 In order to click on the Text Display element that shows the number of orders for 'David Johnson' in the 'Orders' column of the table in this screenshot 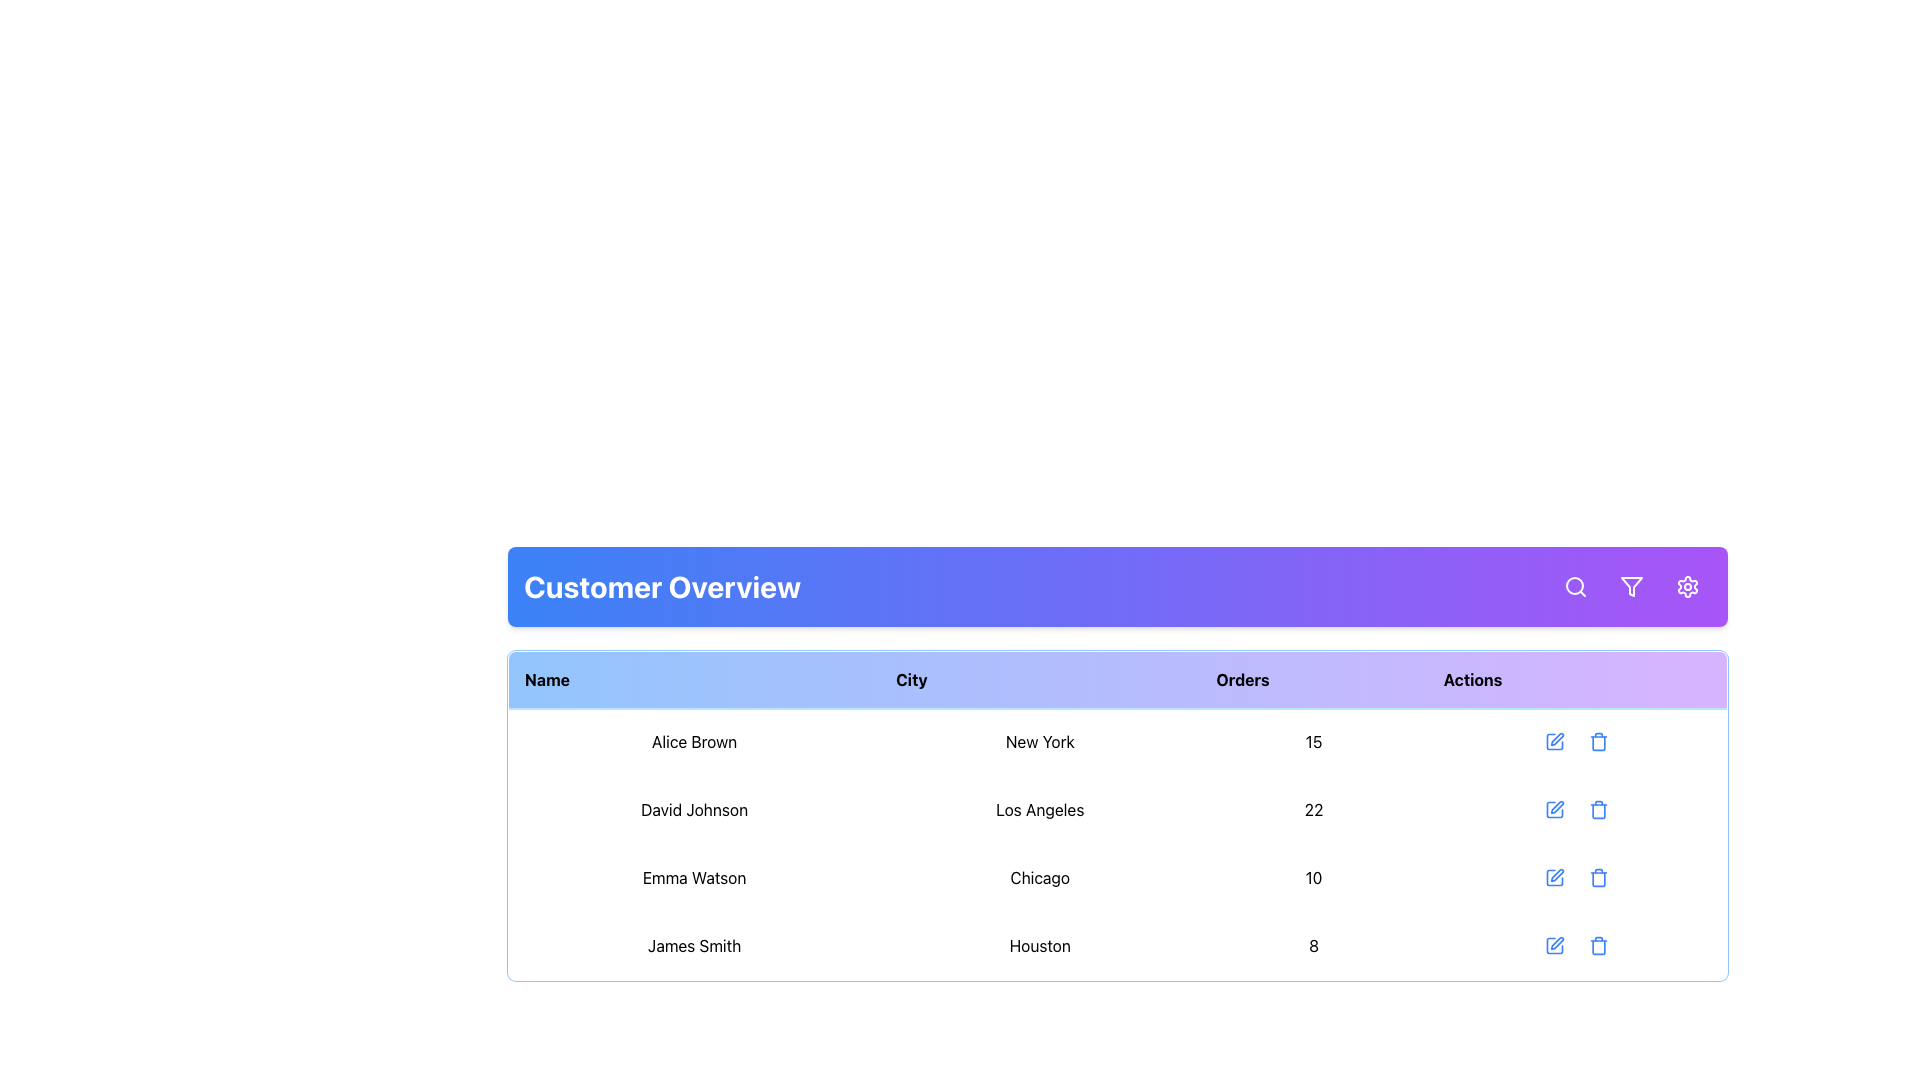, I will do `click(1314, 810)`.